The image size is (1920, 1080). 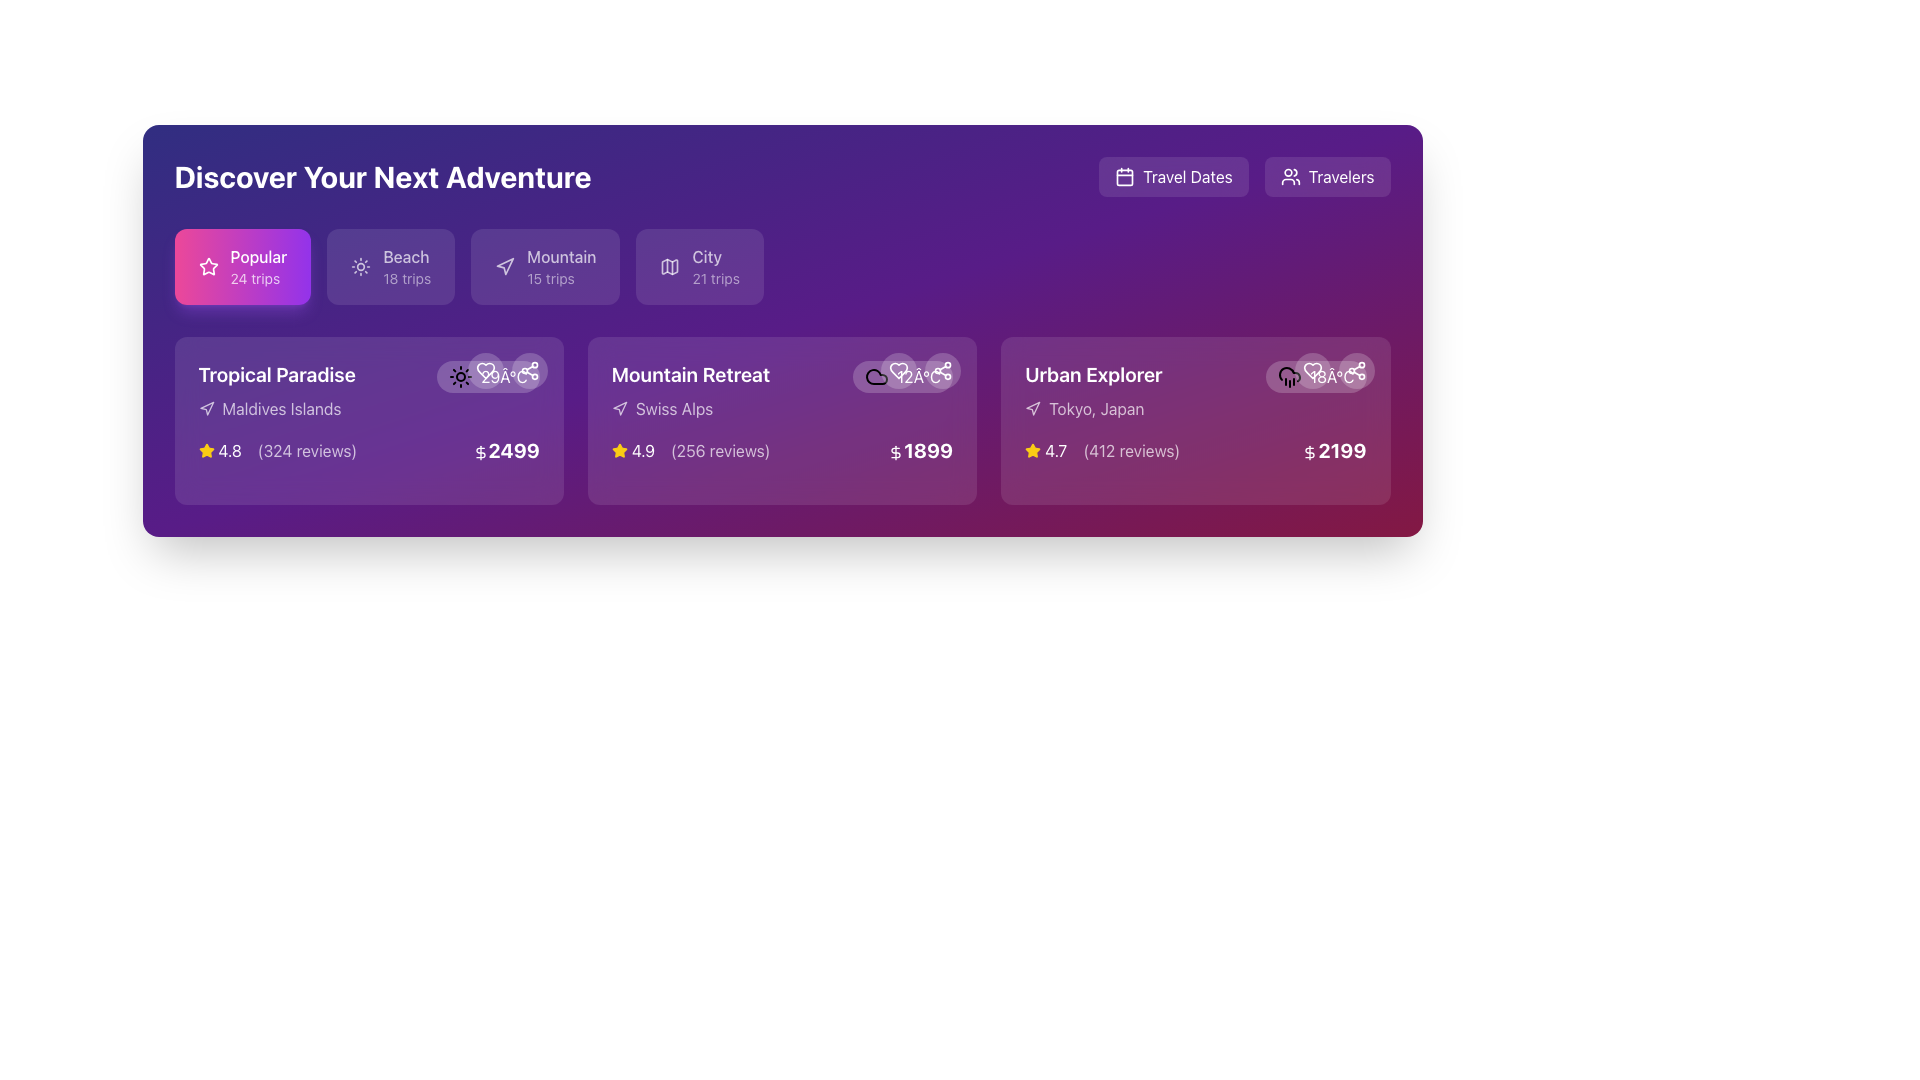 What do you see at coordinates (485, 370) in the screenshot?
I see `the favorite button located in the top-right corner of the 'Tropical Paradise' card to mark the item as a favorite` at bounding box center [485, 370].